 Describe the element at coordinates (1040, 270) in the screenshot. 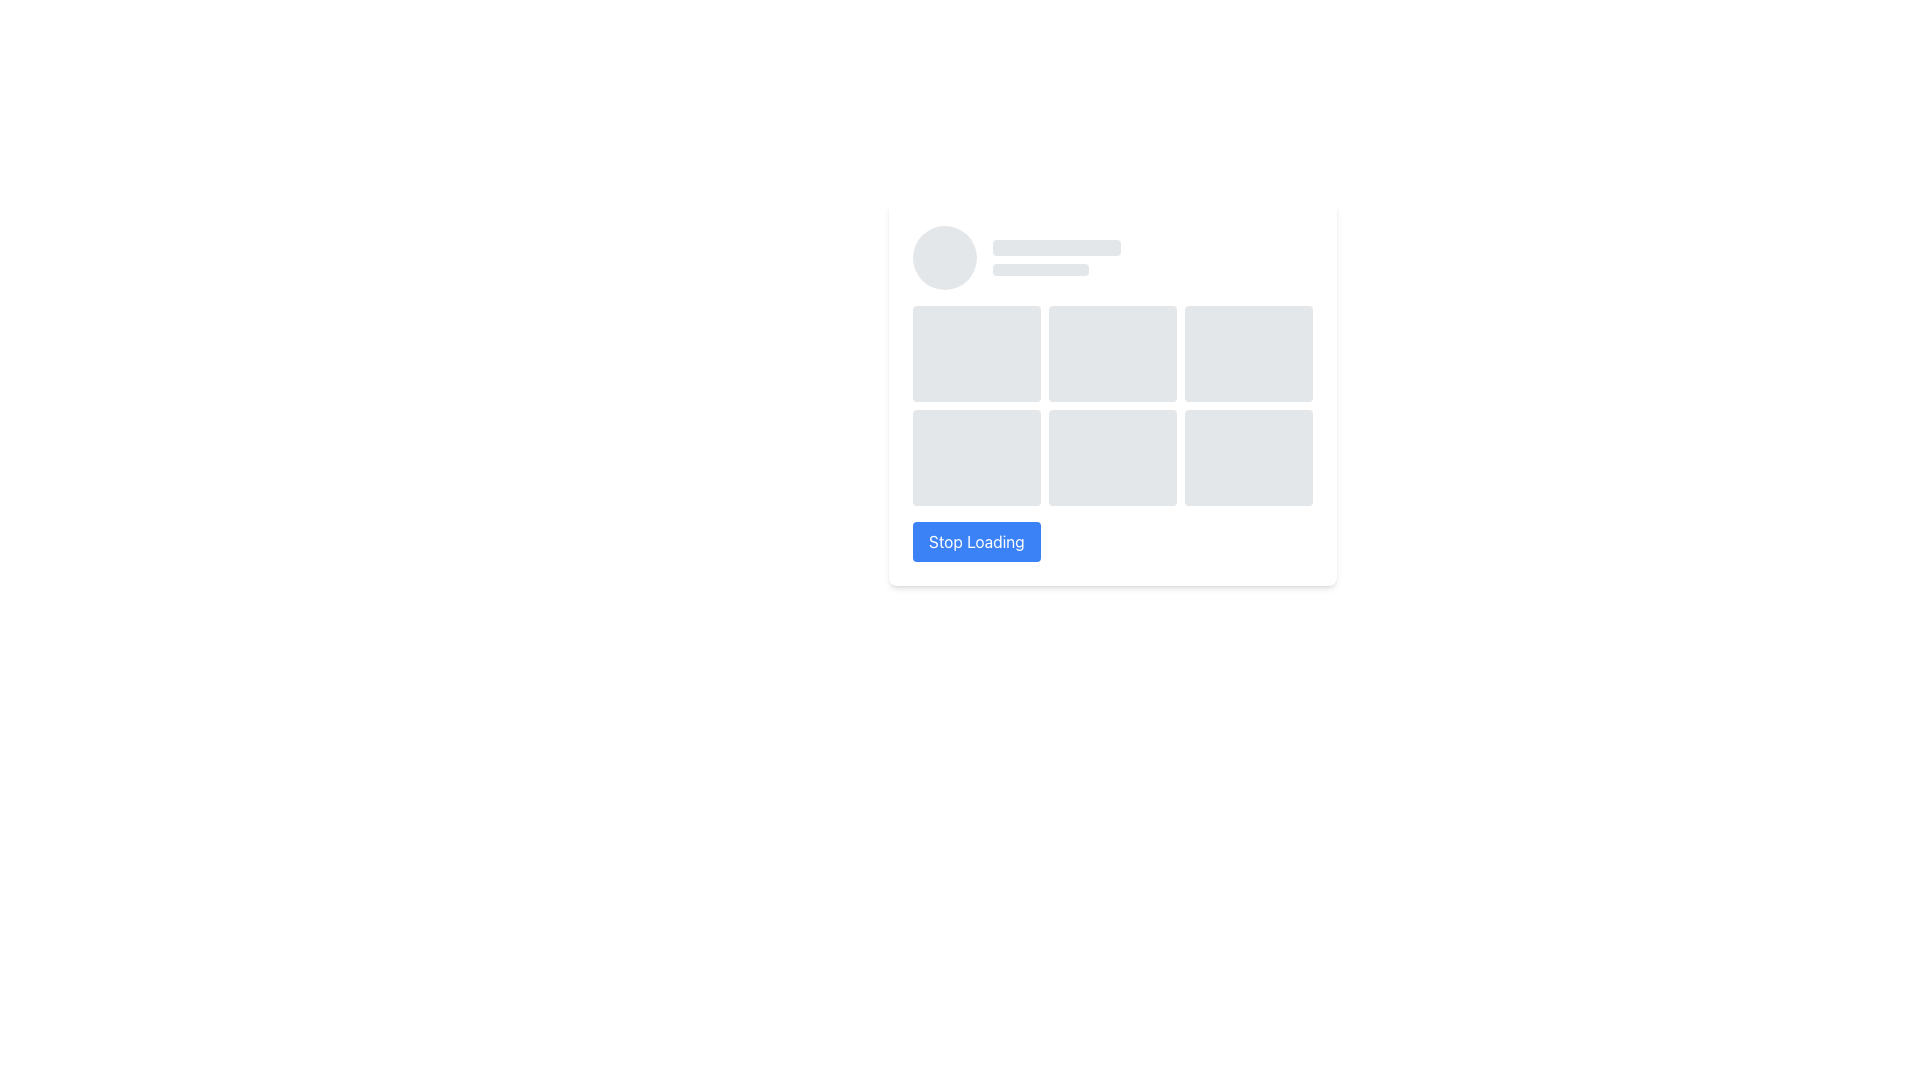

I see `the Loading placeholder located below the larger gray placeholder at the top-left corner of the visible card` at that location.